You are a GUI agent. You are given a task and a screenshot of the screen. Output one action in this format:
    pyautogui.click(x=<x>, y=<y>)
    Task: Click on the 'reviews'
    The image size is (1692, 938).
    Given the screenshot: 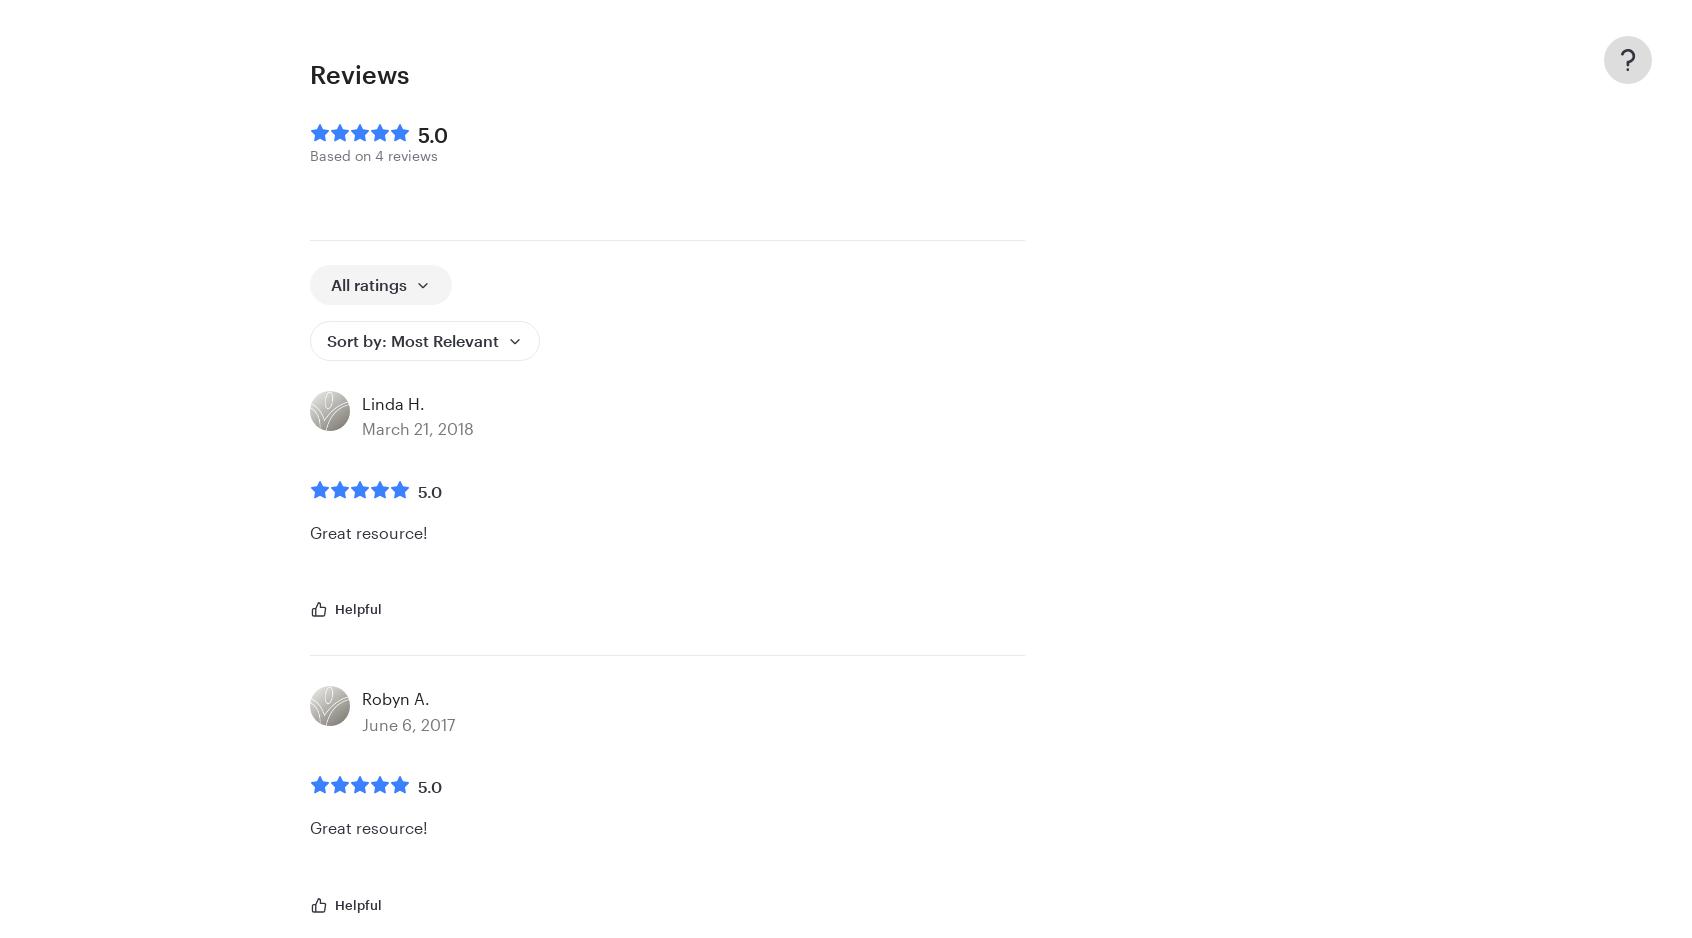 What is the action you would take?
    pyautogui.click(x=410, y=155)
    